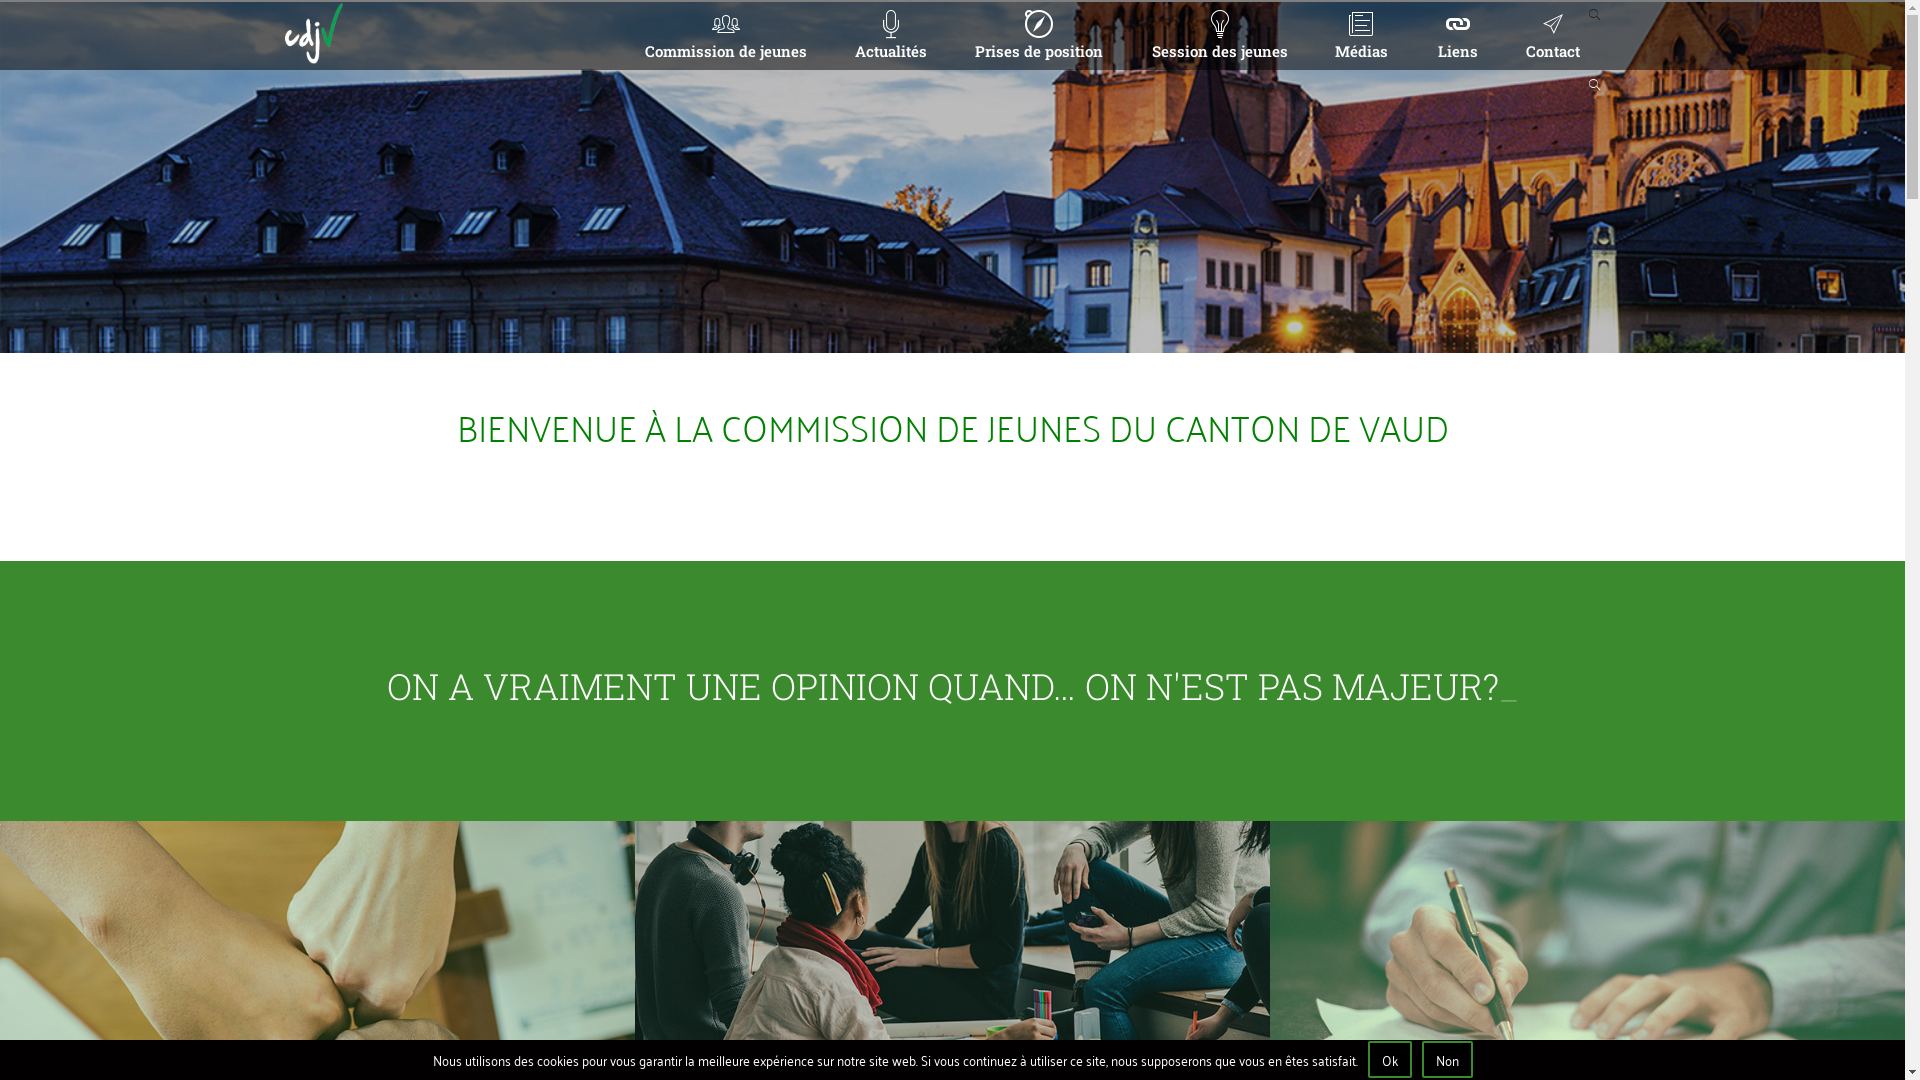  Describe the element at coordinates (1447, 1058) in the screenshot. I see `'Non'` at that location.